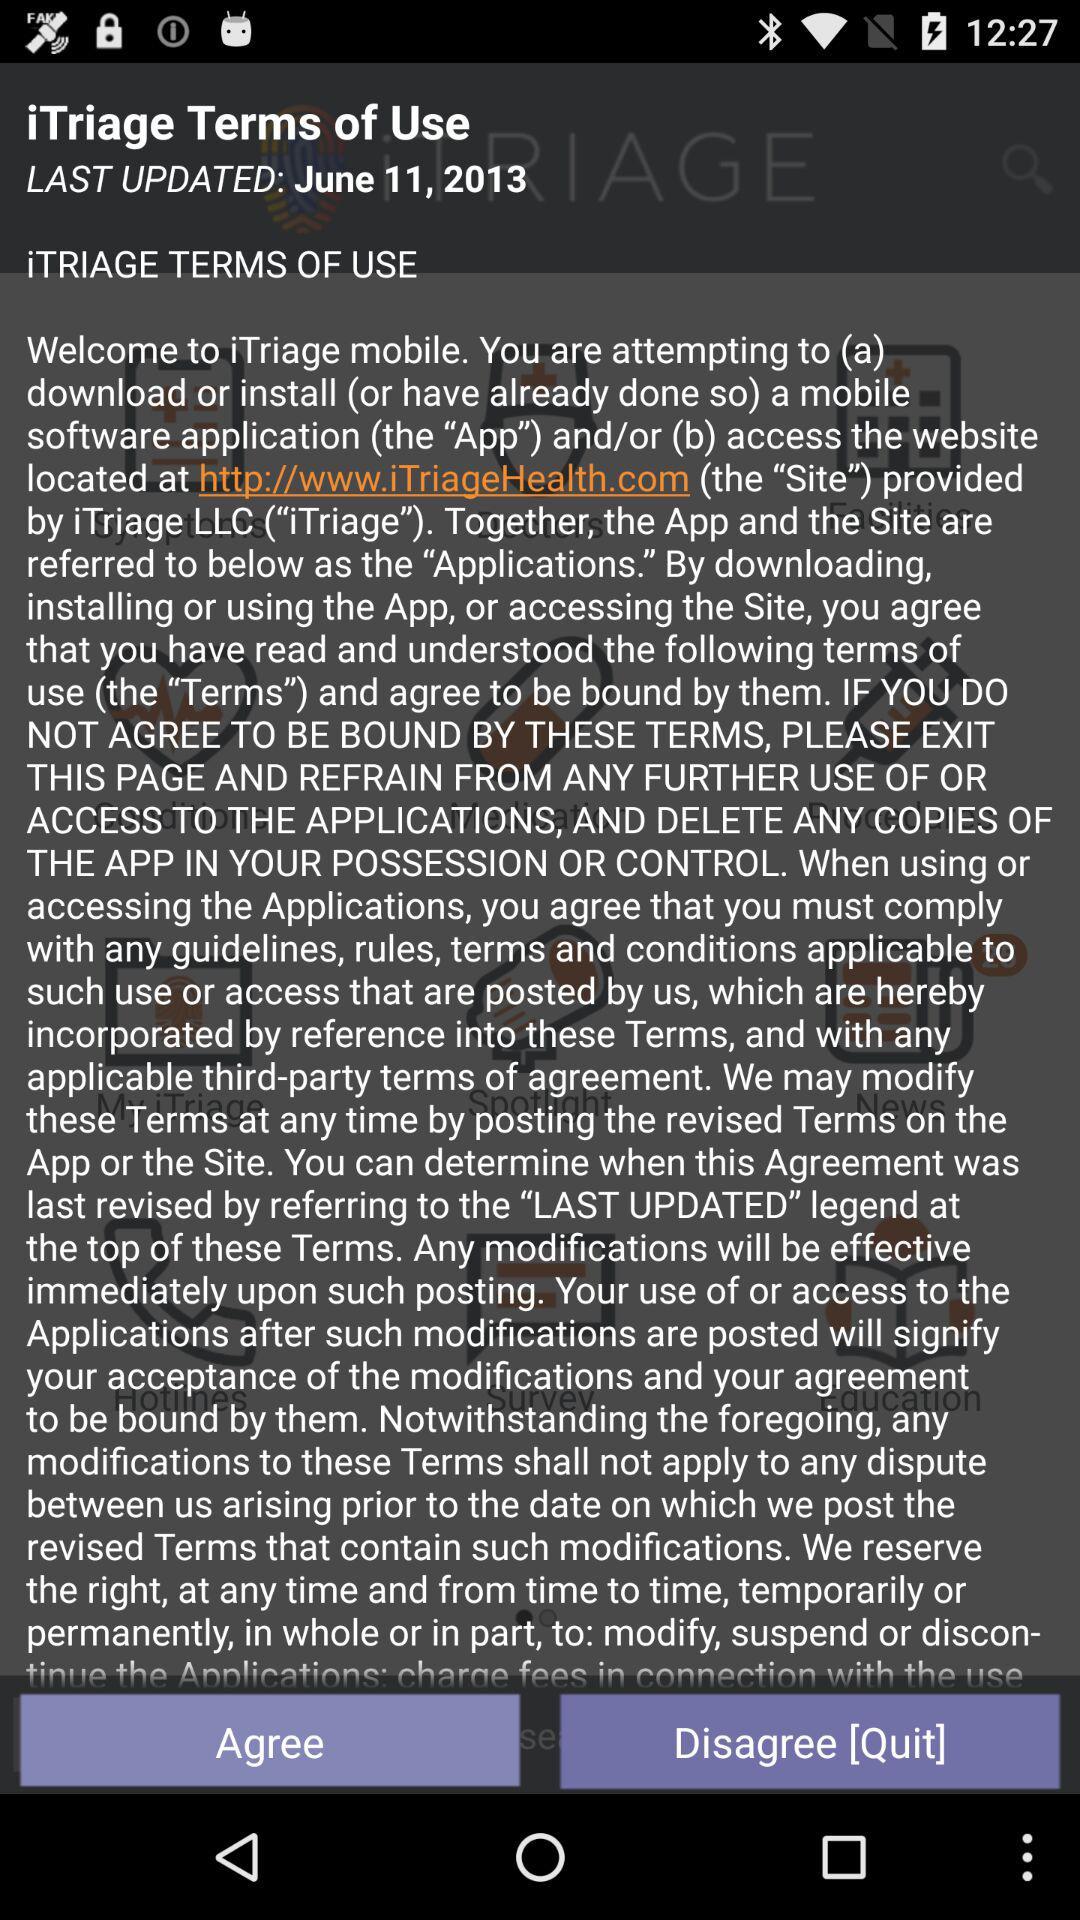  Describe the element at coordinates (810, 1740) in the screenshot. I see `the icon at the bottom right corner` at that location.